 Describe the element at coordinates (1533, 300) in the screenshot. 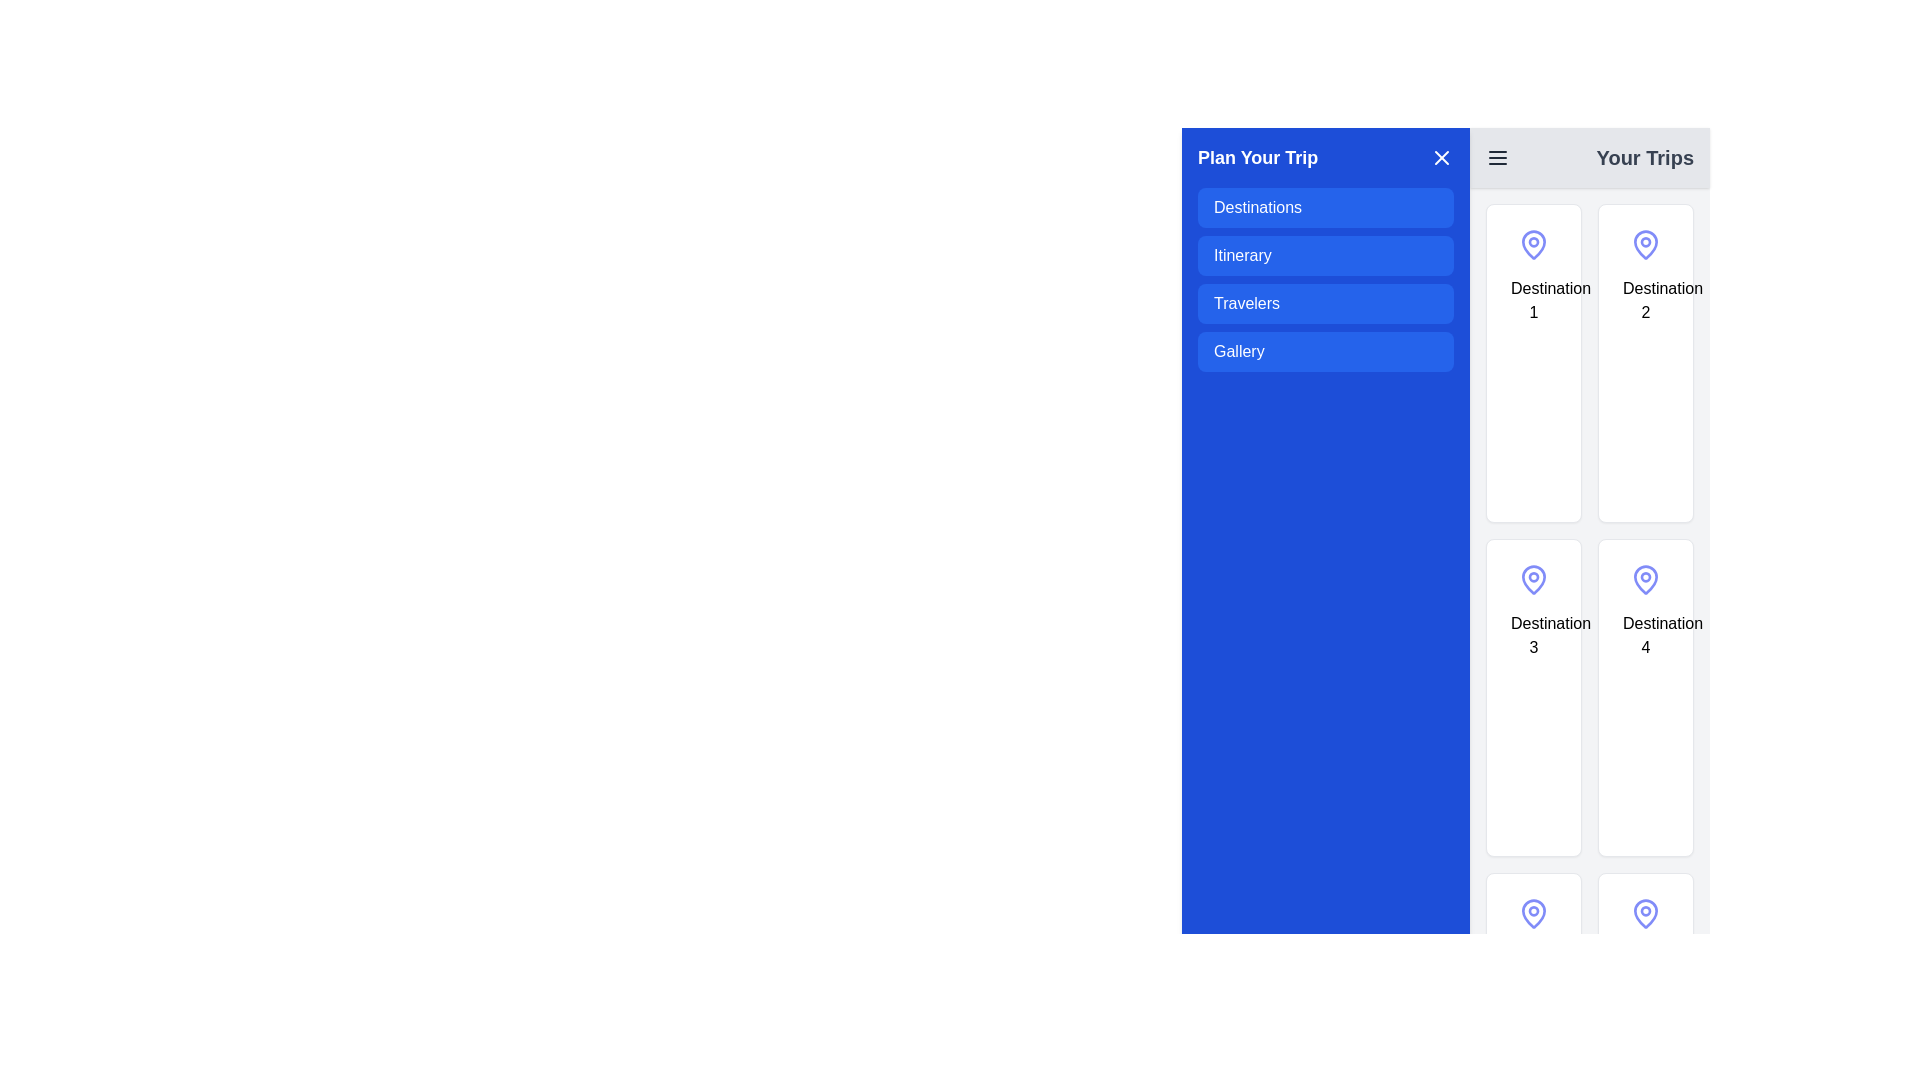

I see `the textual label 'Destination 1' within the light-colored rounded rectangular card for accessibility interactions` at that location.